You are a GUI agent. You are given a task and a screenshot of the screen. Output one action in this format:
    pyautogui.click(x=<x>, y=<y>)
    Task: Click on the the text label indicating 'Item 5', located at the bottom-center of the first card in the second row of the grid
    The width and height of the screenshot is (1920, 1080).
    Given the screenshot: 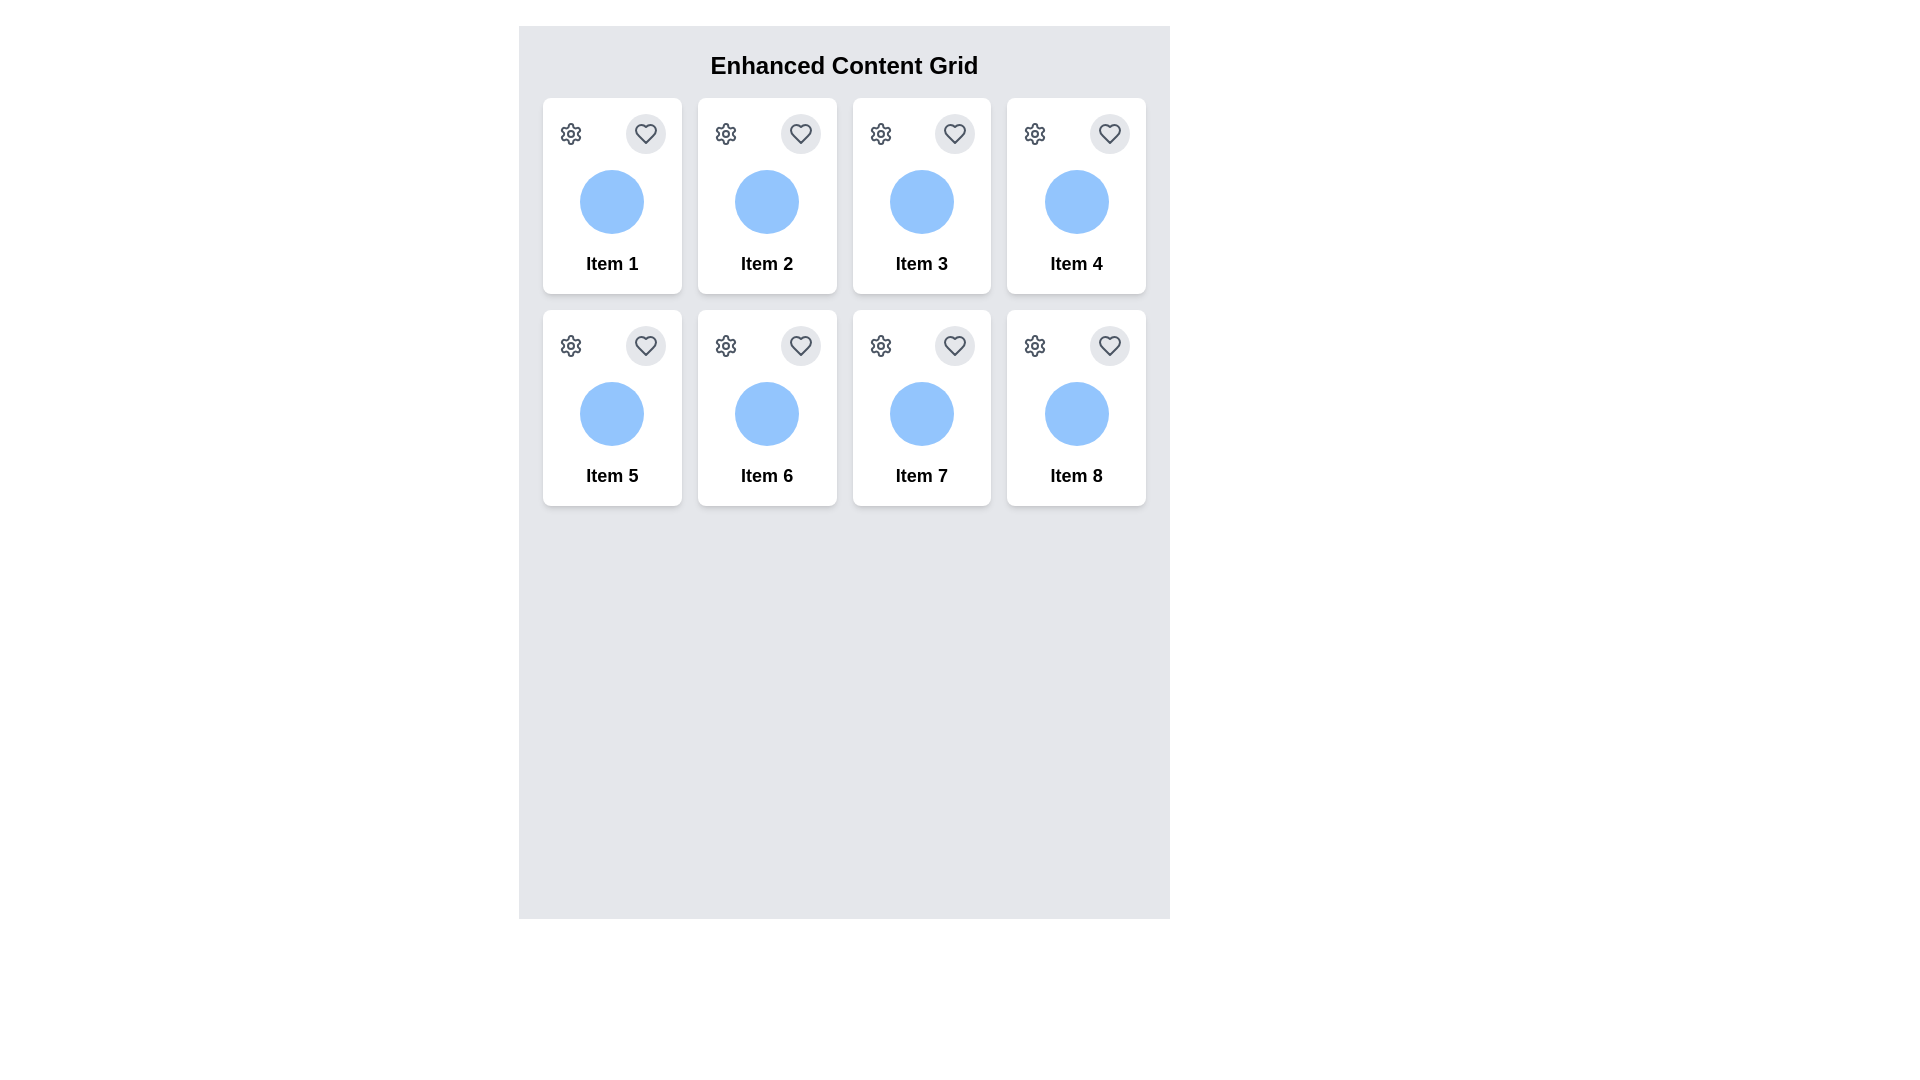 What is the action you would take?
    pyautogui.click(x=611, y=475)
    